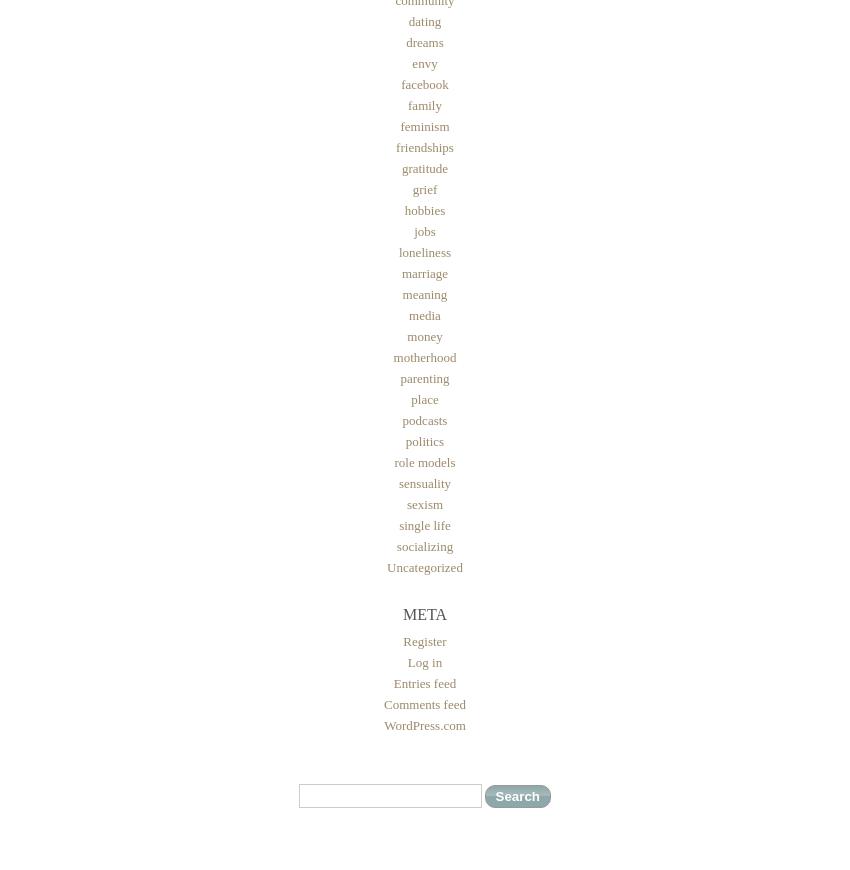 This screenshot has height=870, width=850. Describe the element at coordinates (424, 209) in the screenshot. I see `'hobbies'` at that location.